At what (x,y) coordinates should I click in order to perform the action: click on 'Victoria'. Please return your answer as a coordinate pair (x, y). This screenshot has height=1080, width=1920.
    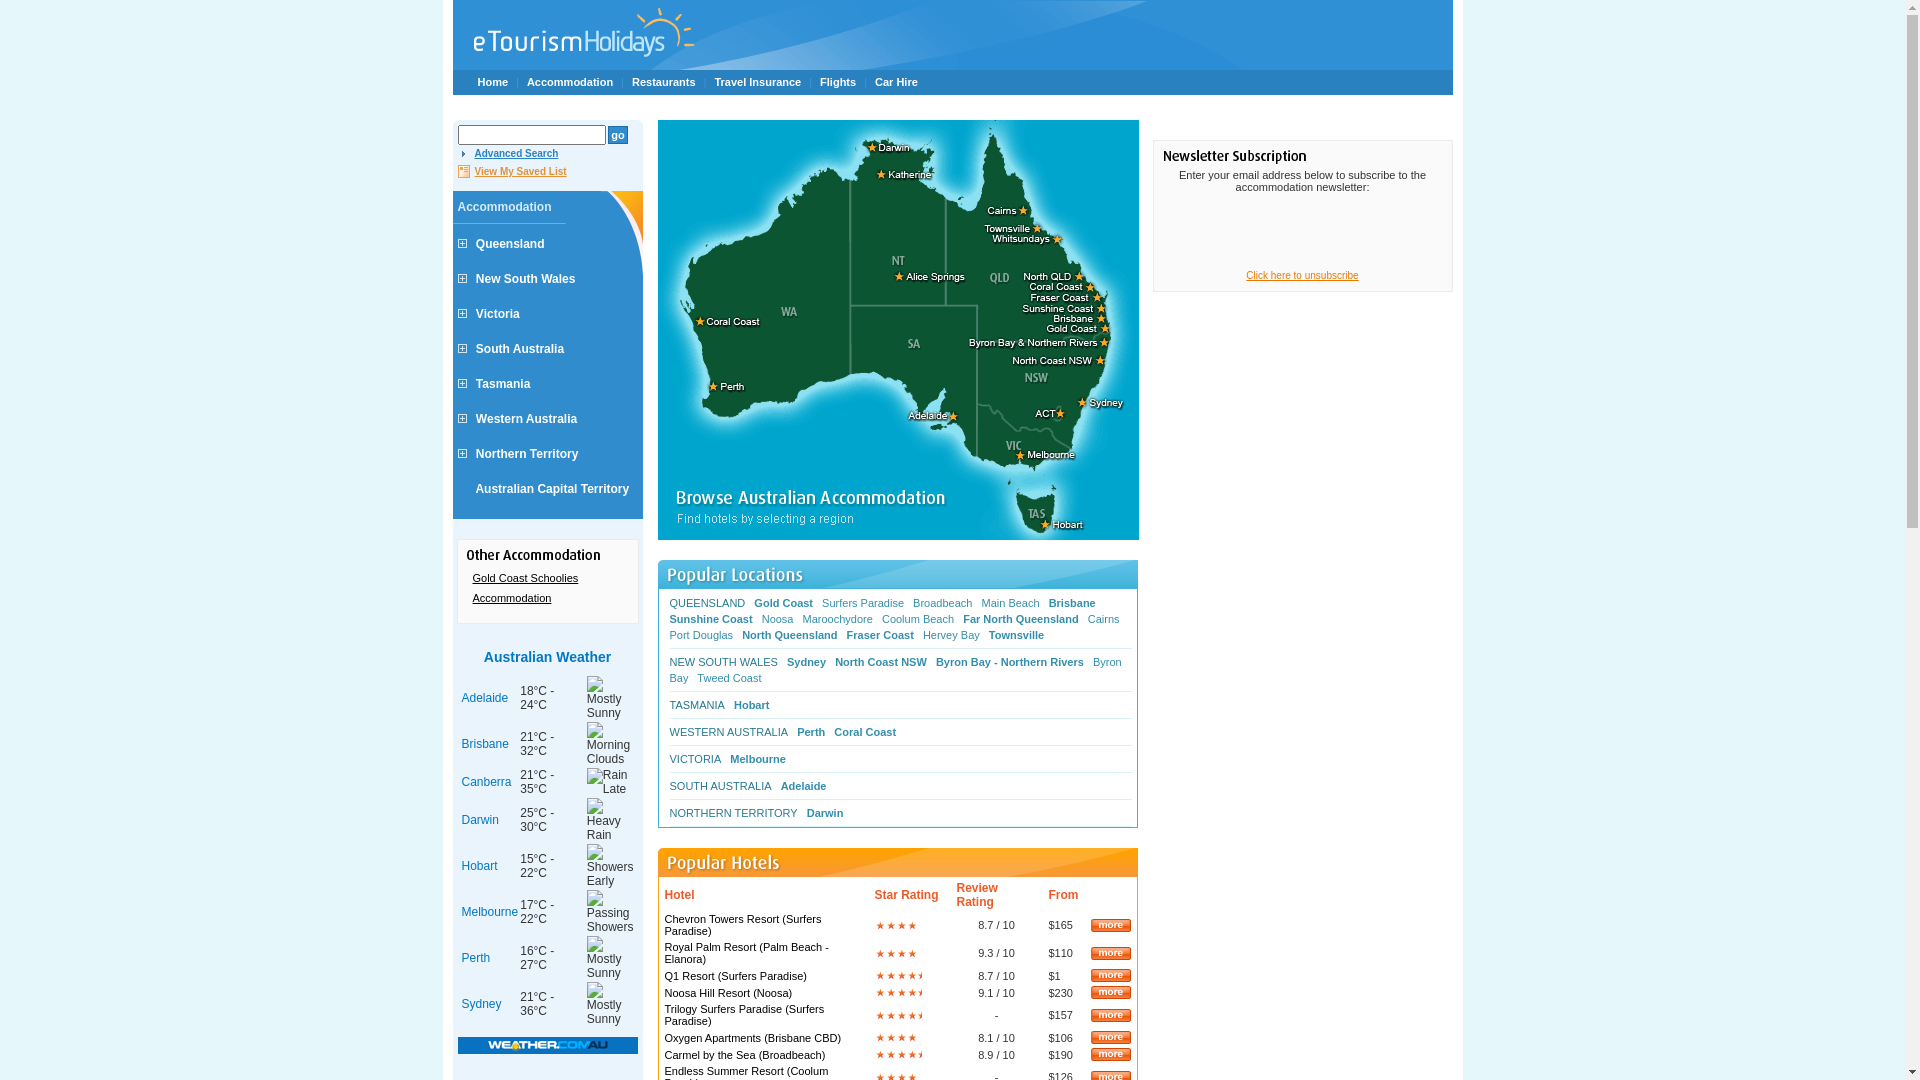
    Looking at the image, I should click on (498, 313).